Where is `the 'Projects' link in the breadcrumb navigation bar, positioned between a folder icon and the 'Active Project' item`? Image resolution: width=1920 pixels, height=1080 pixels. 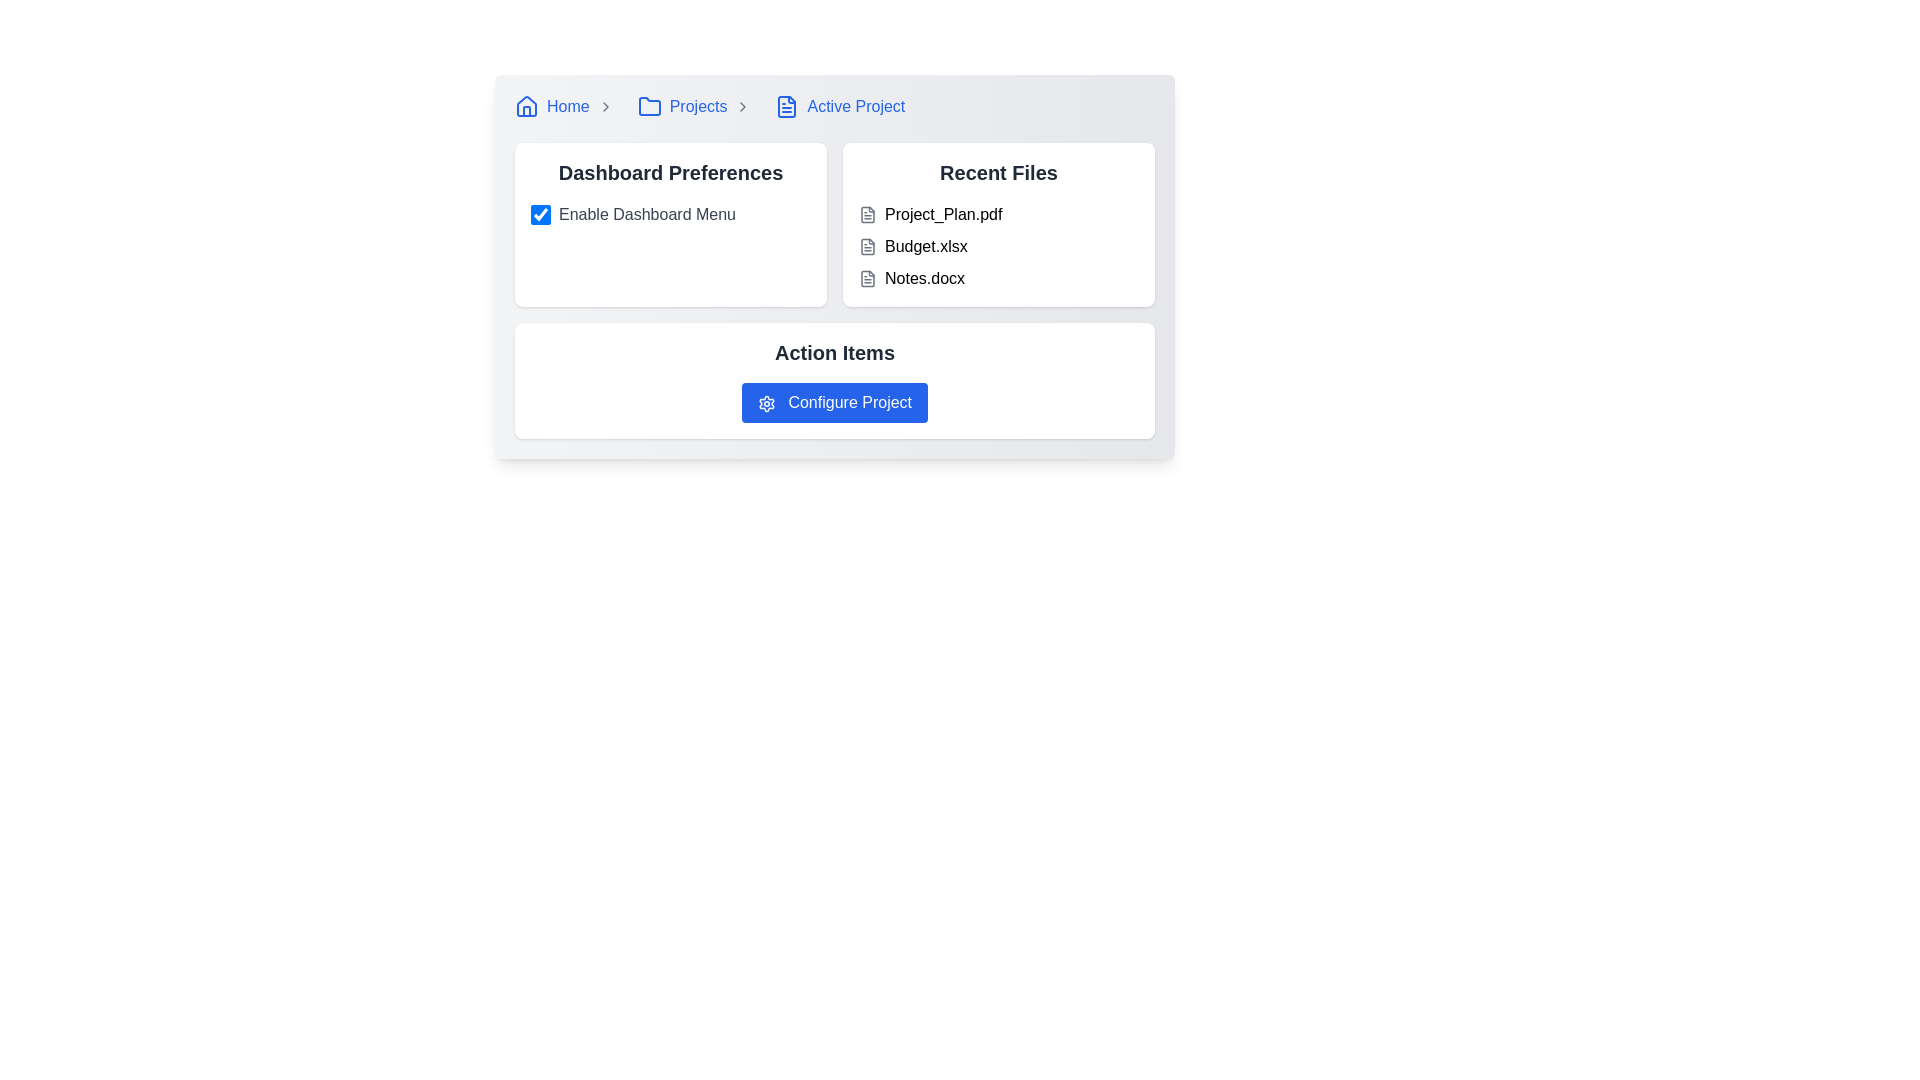 the 'Projects' link in the breadcrumb navigation bar, positioned between a folder icon and the 'Active Project' item is located at coordinates (698, 107).